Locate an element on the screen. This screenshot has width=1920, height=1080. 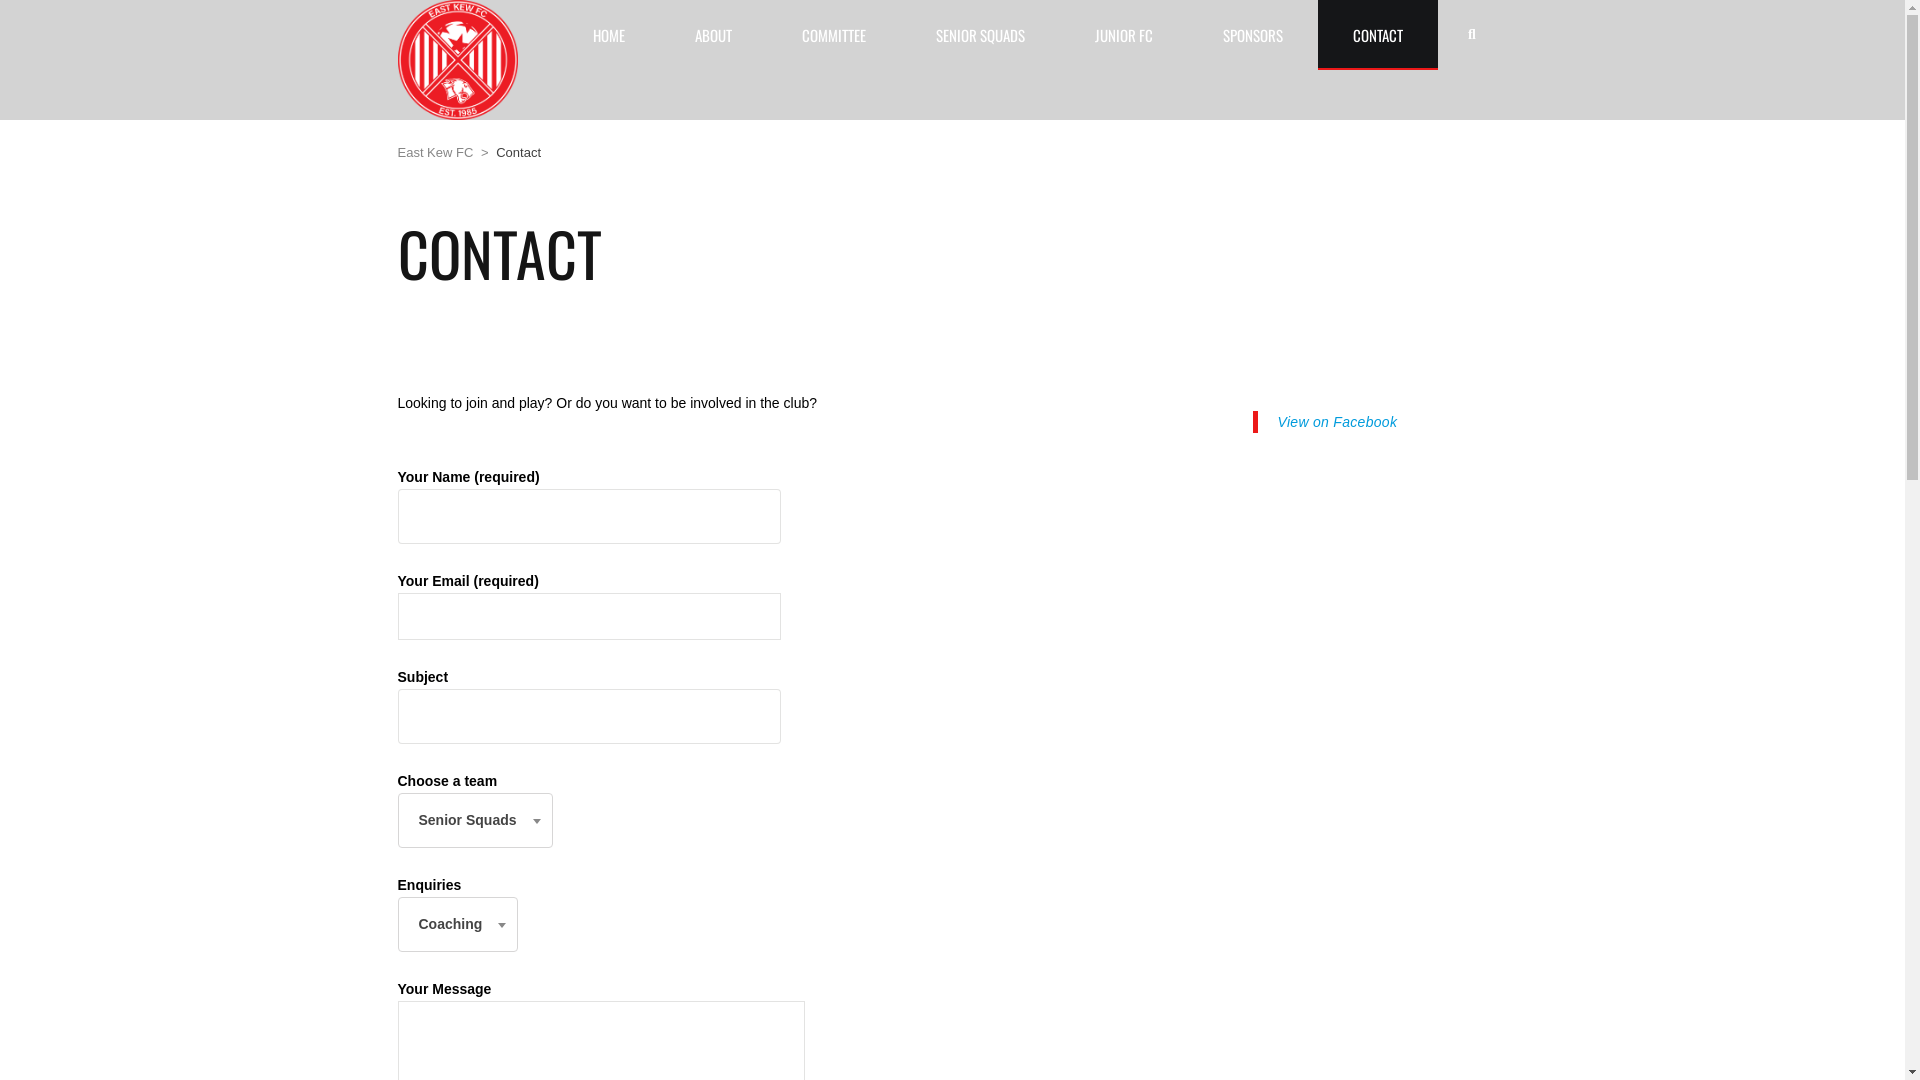
'CONTACT' is located at coordinates (1376, 34).